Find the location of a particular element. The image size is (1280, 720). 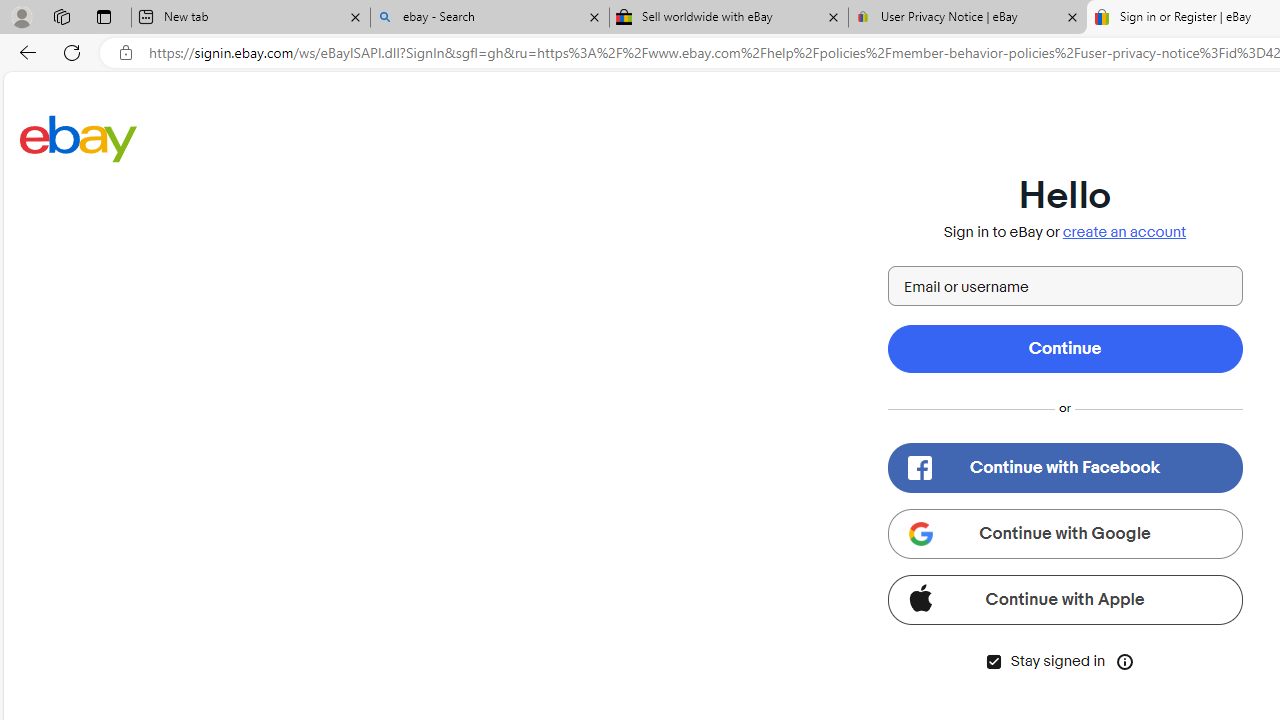

'Continue with Facebook' is located at coordinates (1063, 468).